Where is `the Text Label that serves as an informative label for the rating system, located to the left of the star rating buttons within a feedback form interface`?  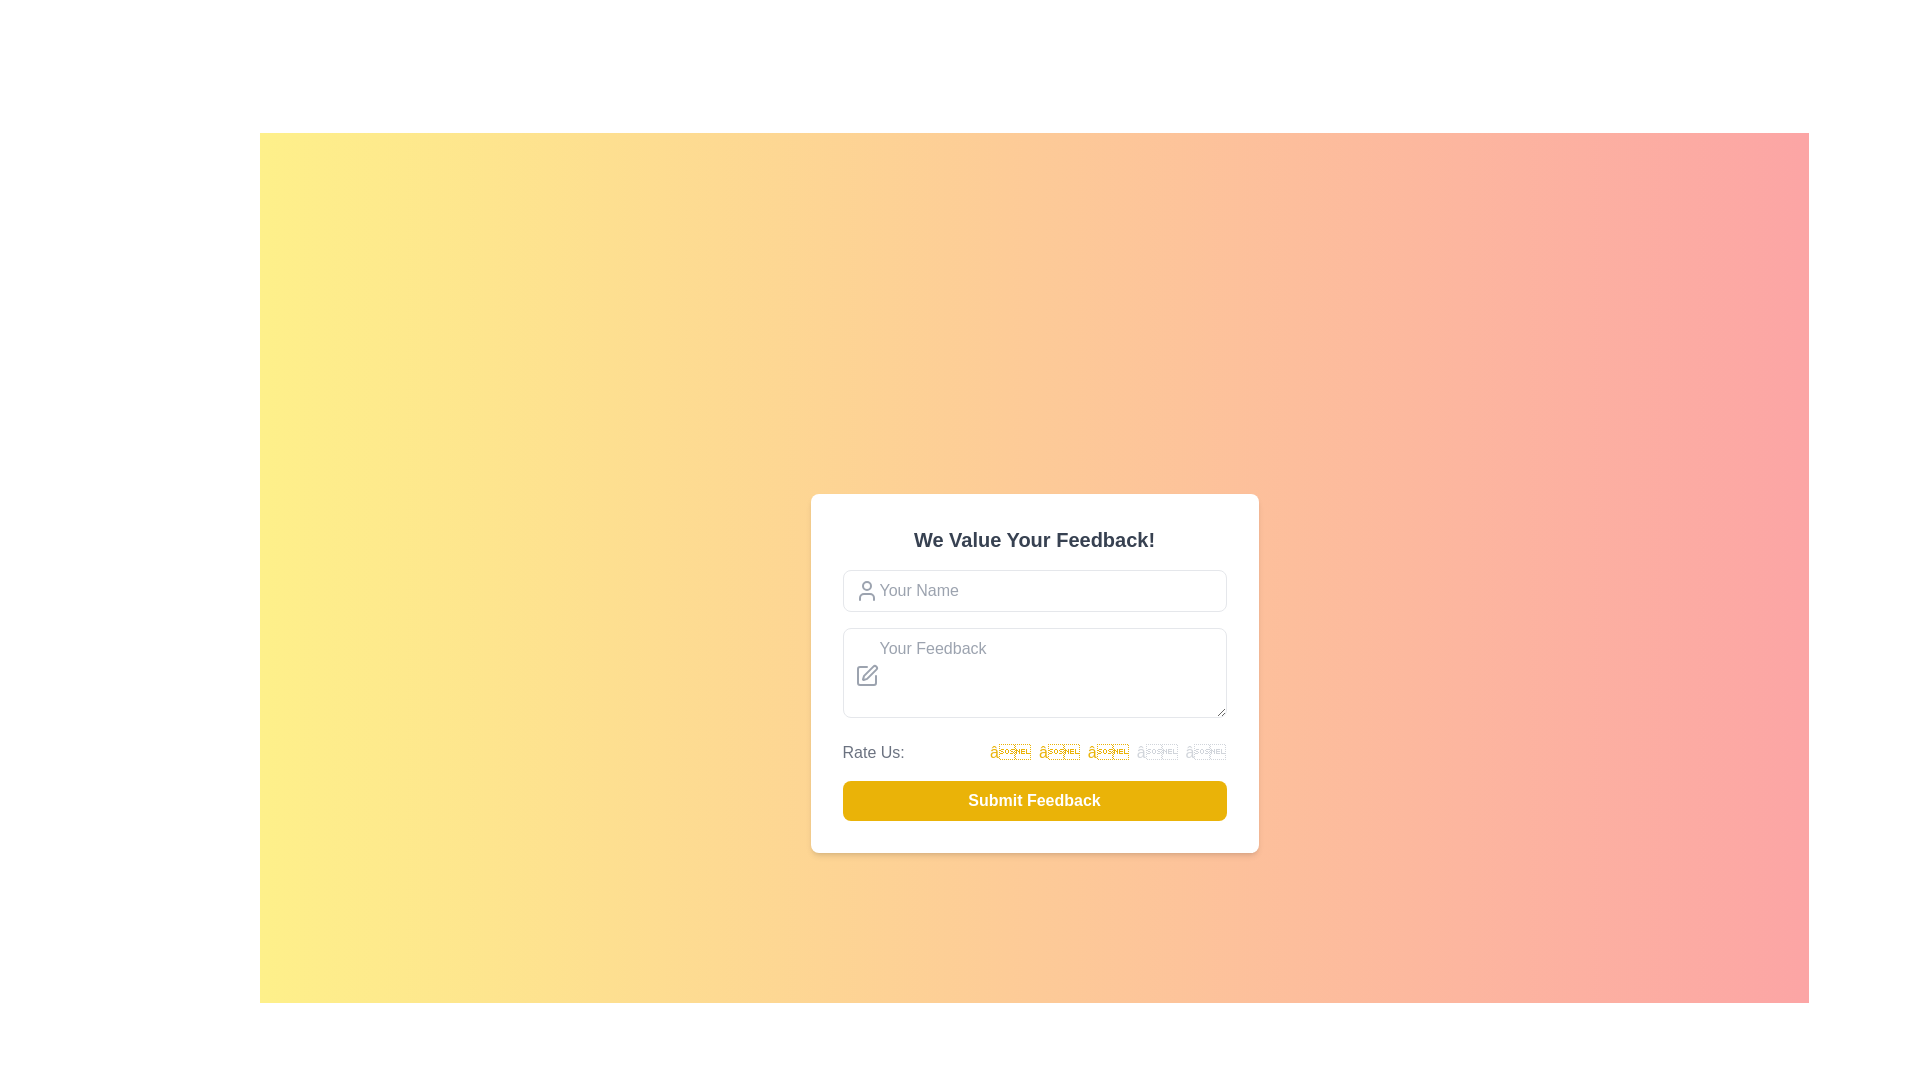 the Text Label that serves as an informative label for the rating system, located to the left of the star rating buttons within a feedback form interface is located at coordinates (873, 752).